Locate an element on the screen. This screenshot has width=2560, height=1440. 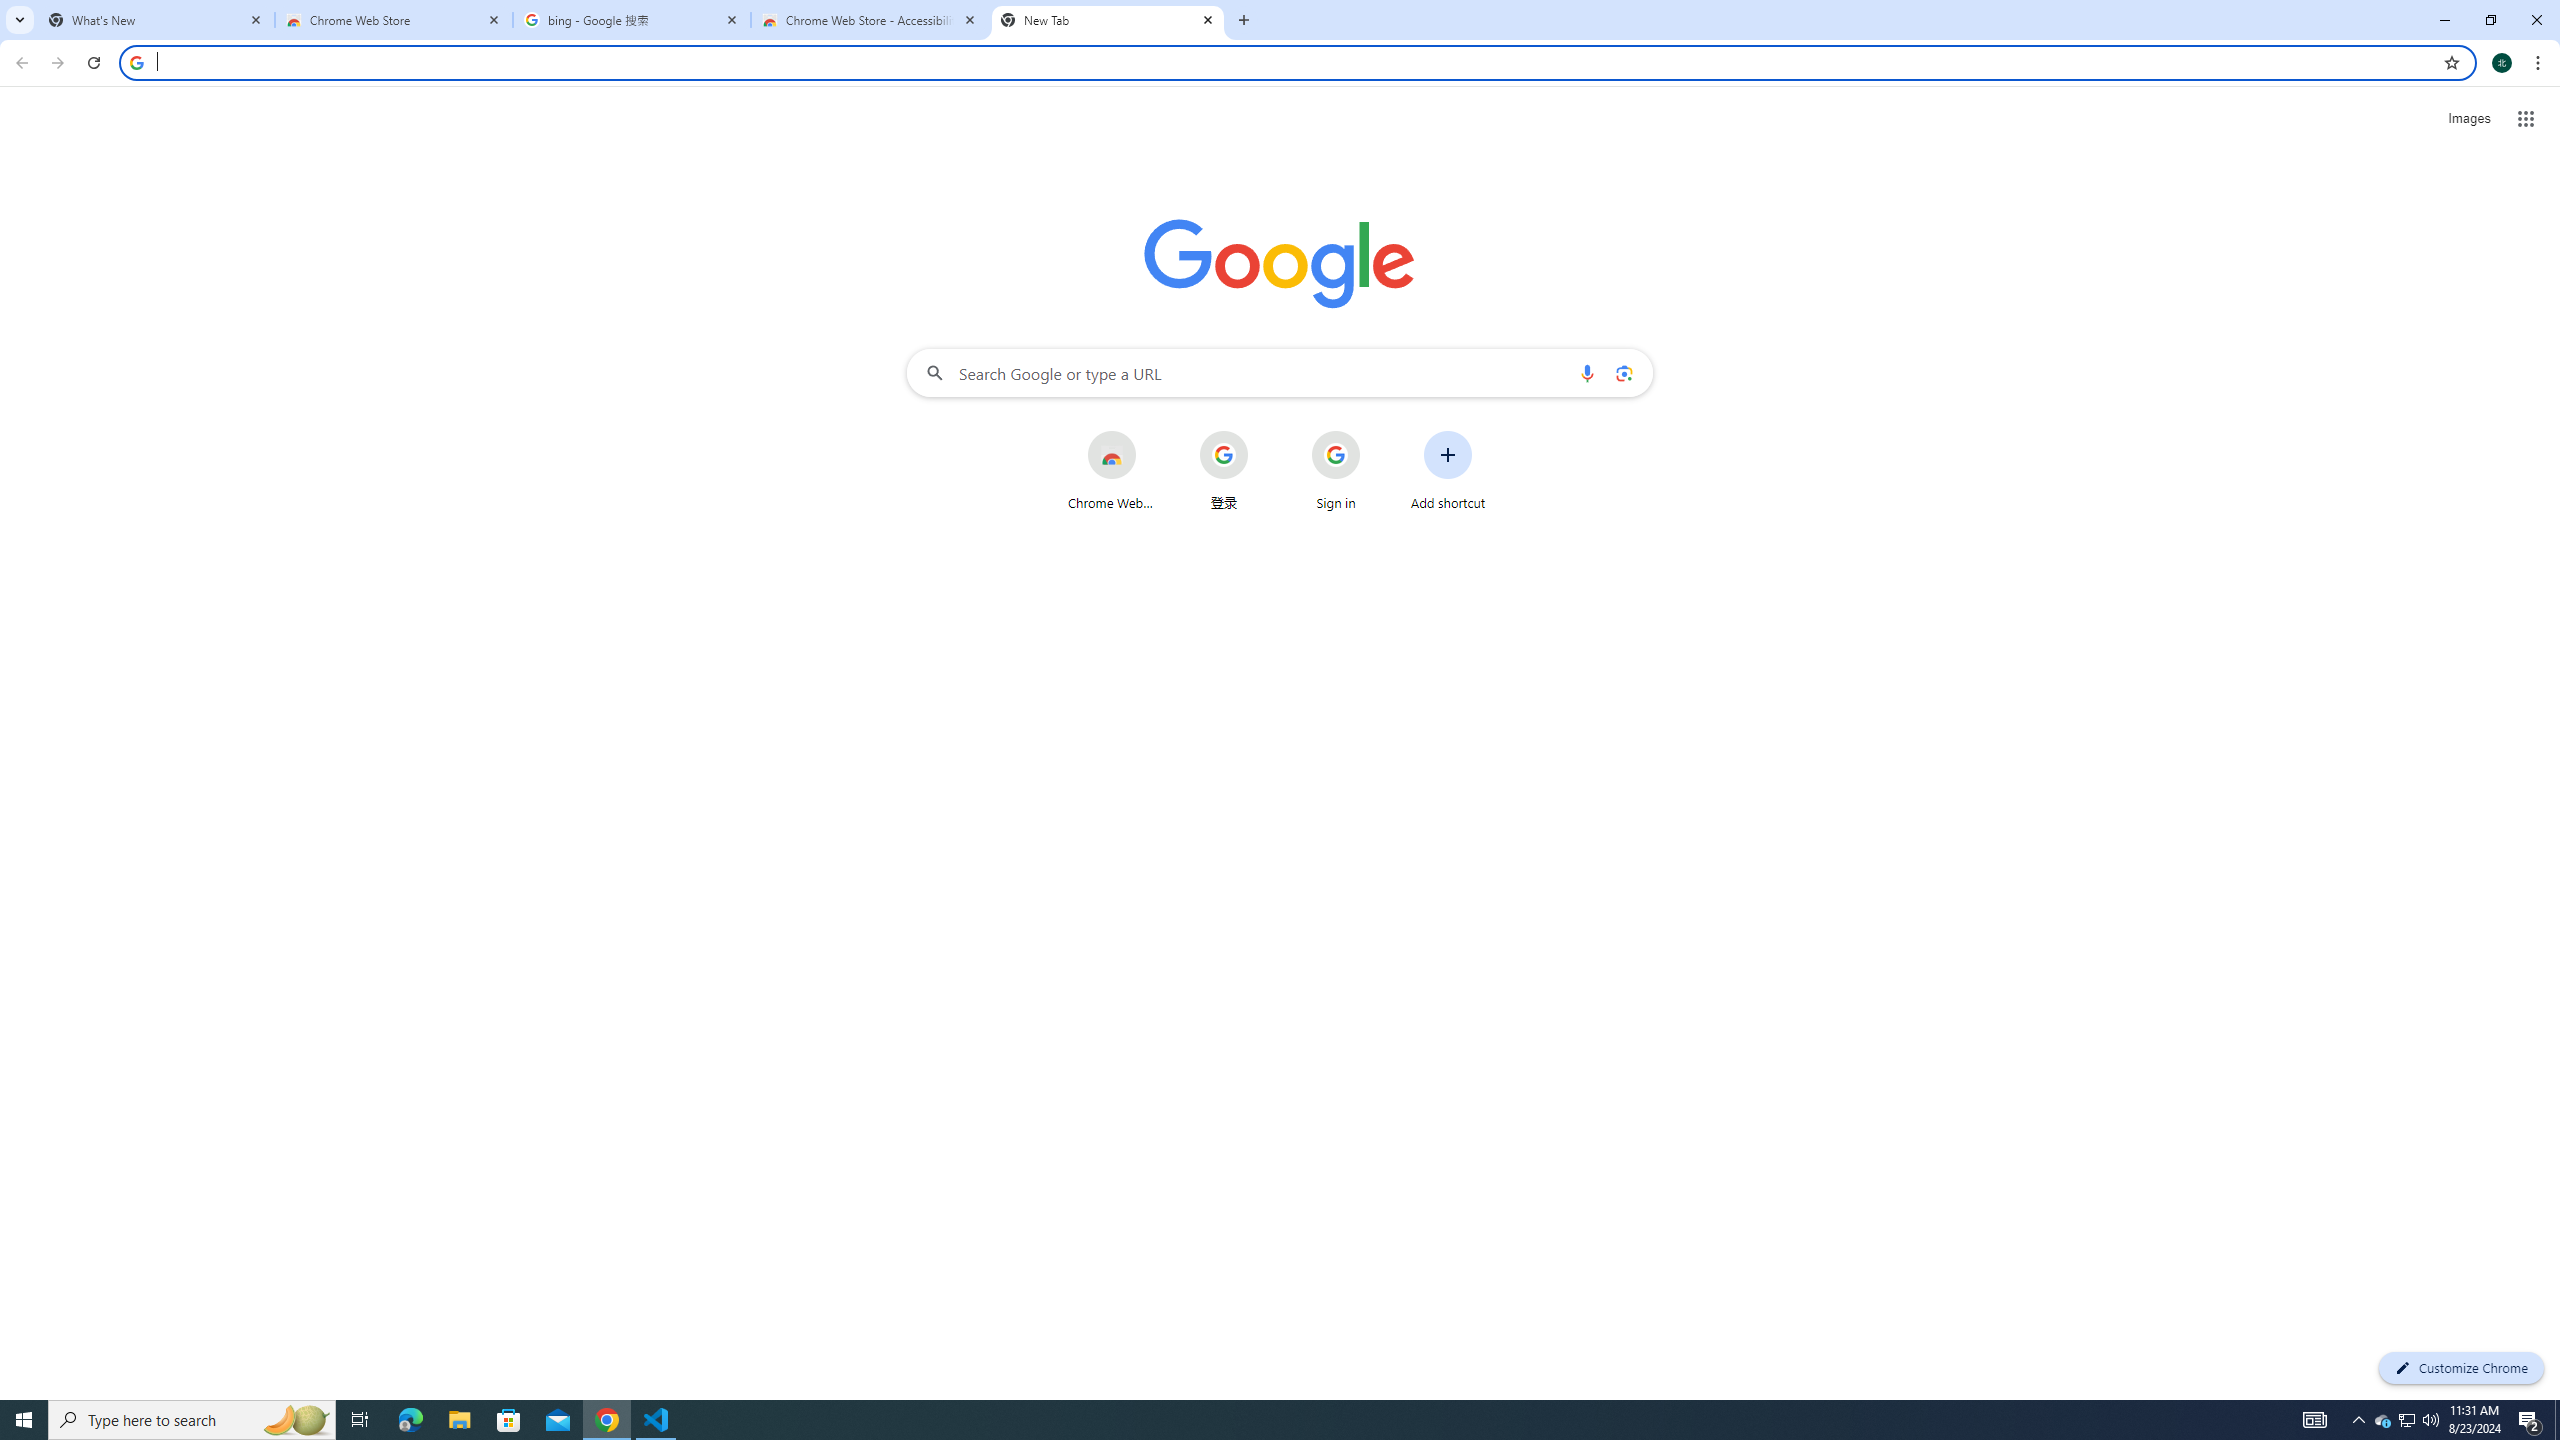
'What' is located at coordinates (155, 19).